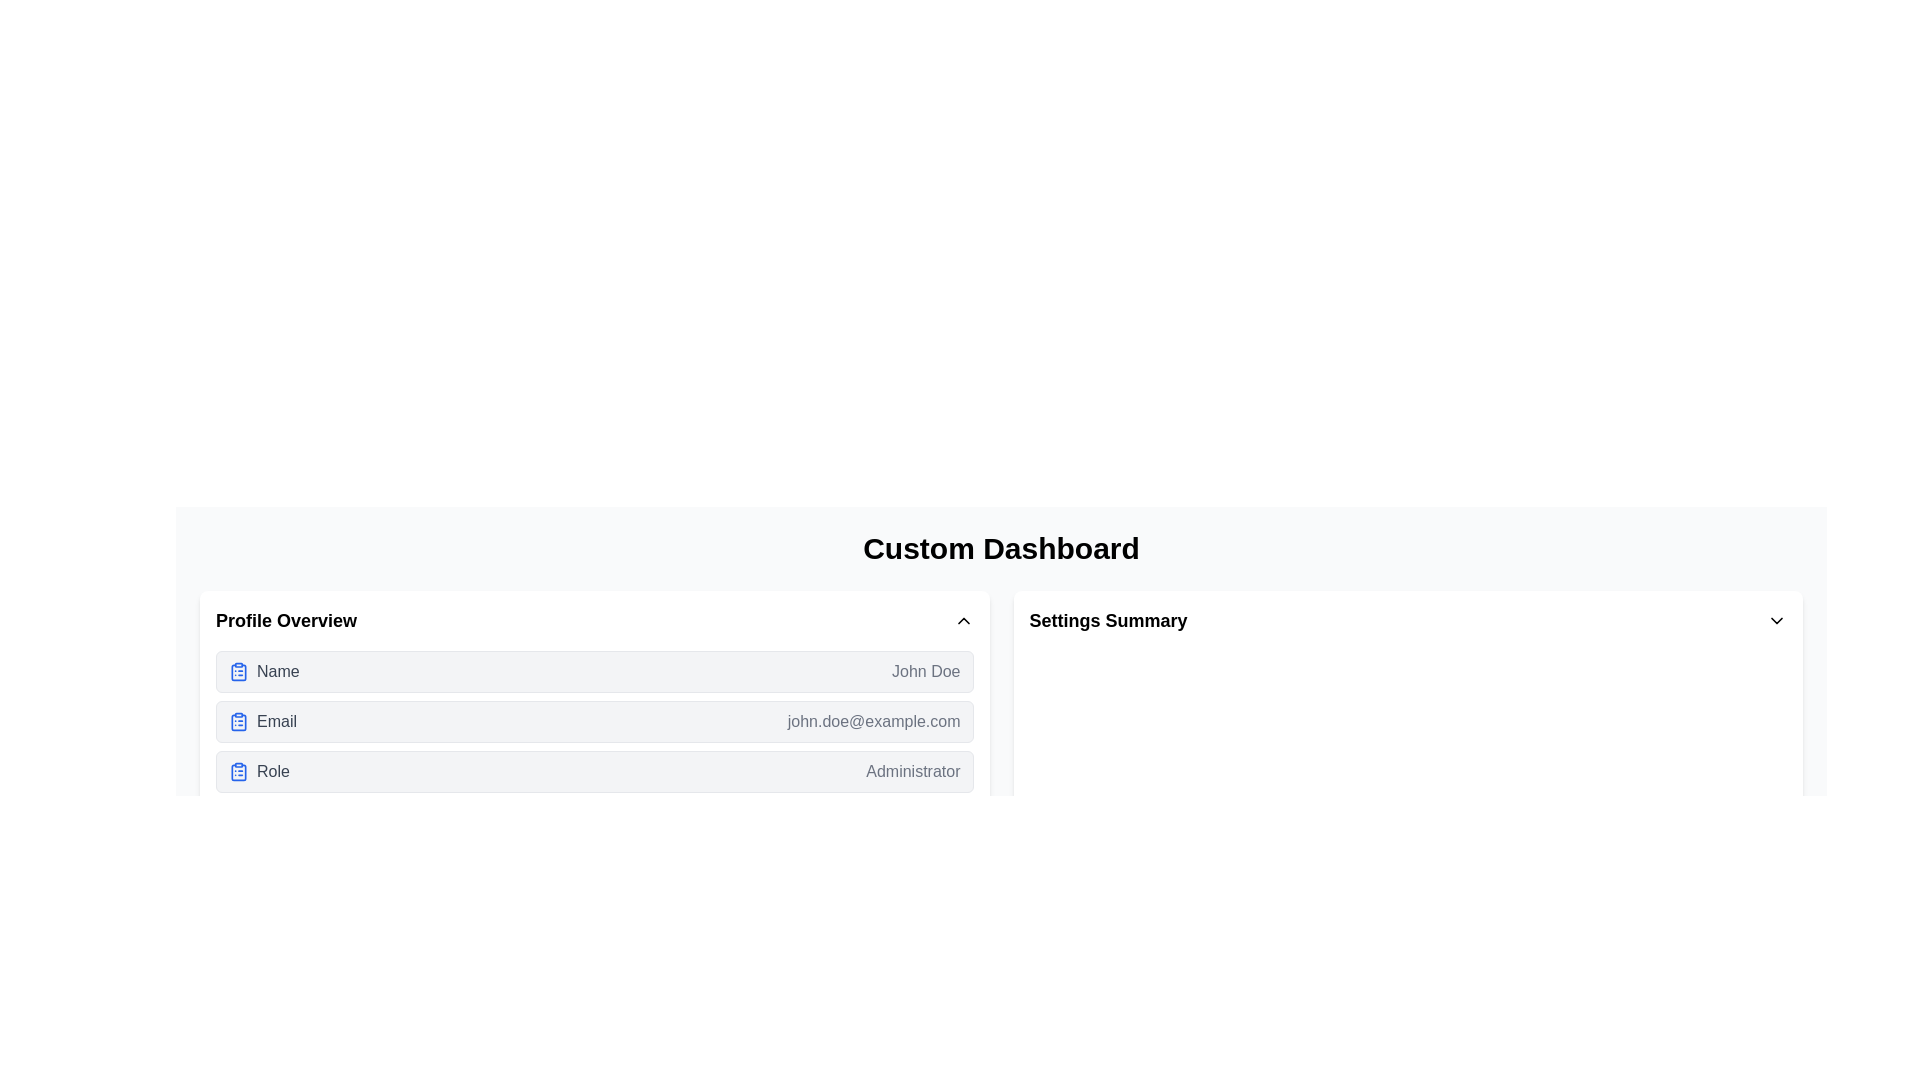 This screenshot has height=1080, width=1920. What do you see at coordinates (272, 770) in the screenshot?
I see `the 'Role' text label, which is a medium-weight, gray font, located in the 'Profile Overview' section of the dashboard, specifically the third item below 'Name' and 'Email' labels` at bounding box center [272, 770].